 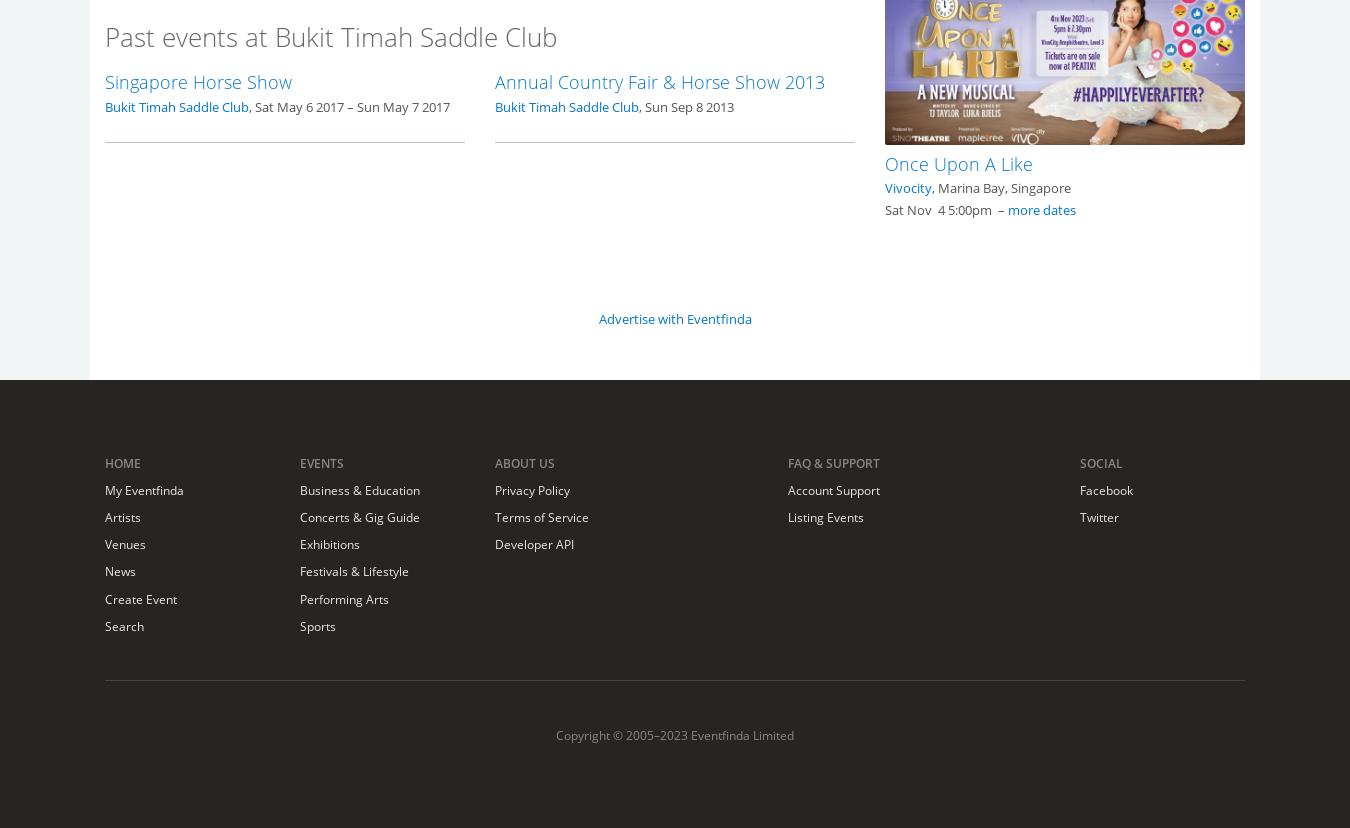 I want to click on 'Create Event', so click(x=140, y=597).